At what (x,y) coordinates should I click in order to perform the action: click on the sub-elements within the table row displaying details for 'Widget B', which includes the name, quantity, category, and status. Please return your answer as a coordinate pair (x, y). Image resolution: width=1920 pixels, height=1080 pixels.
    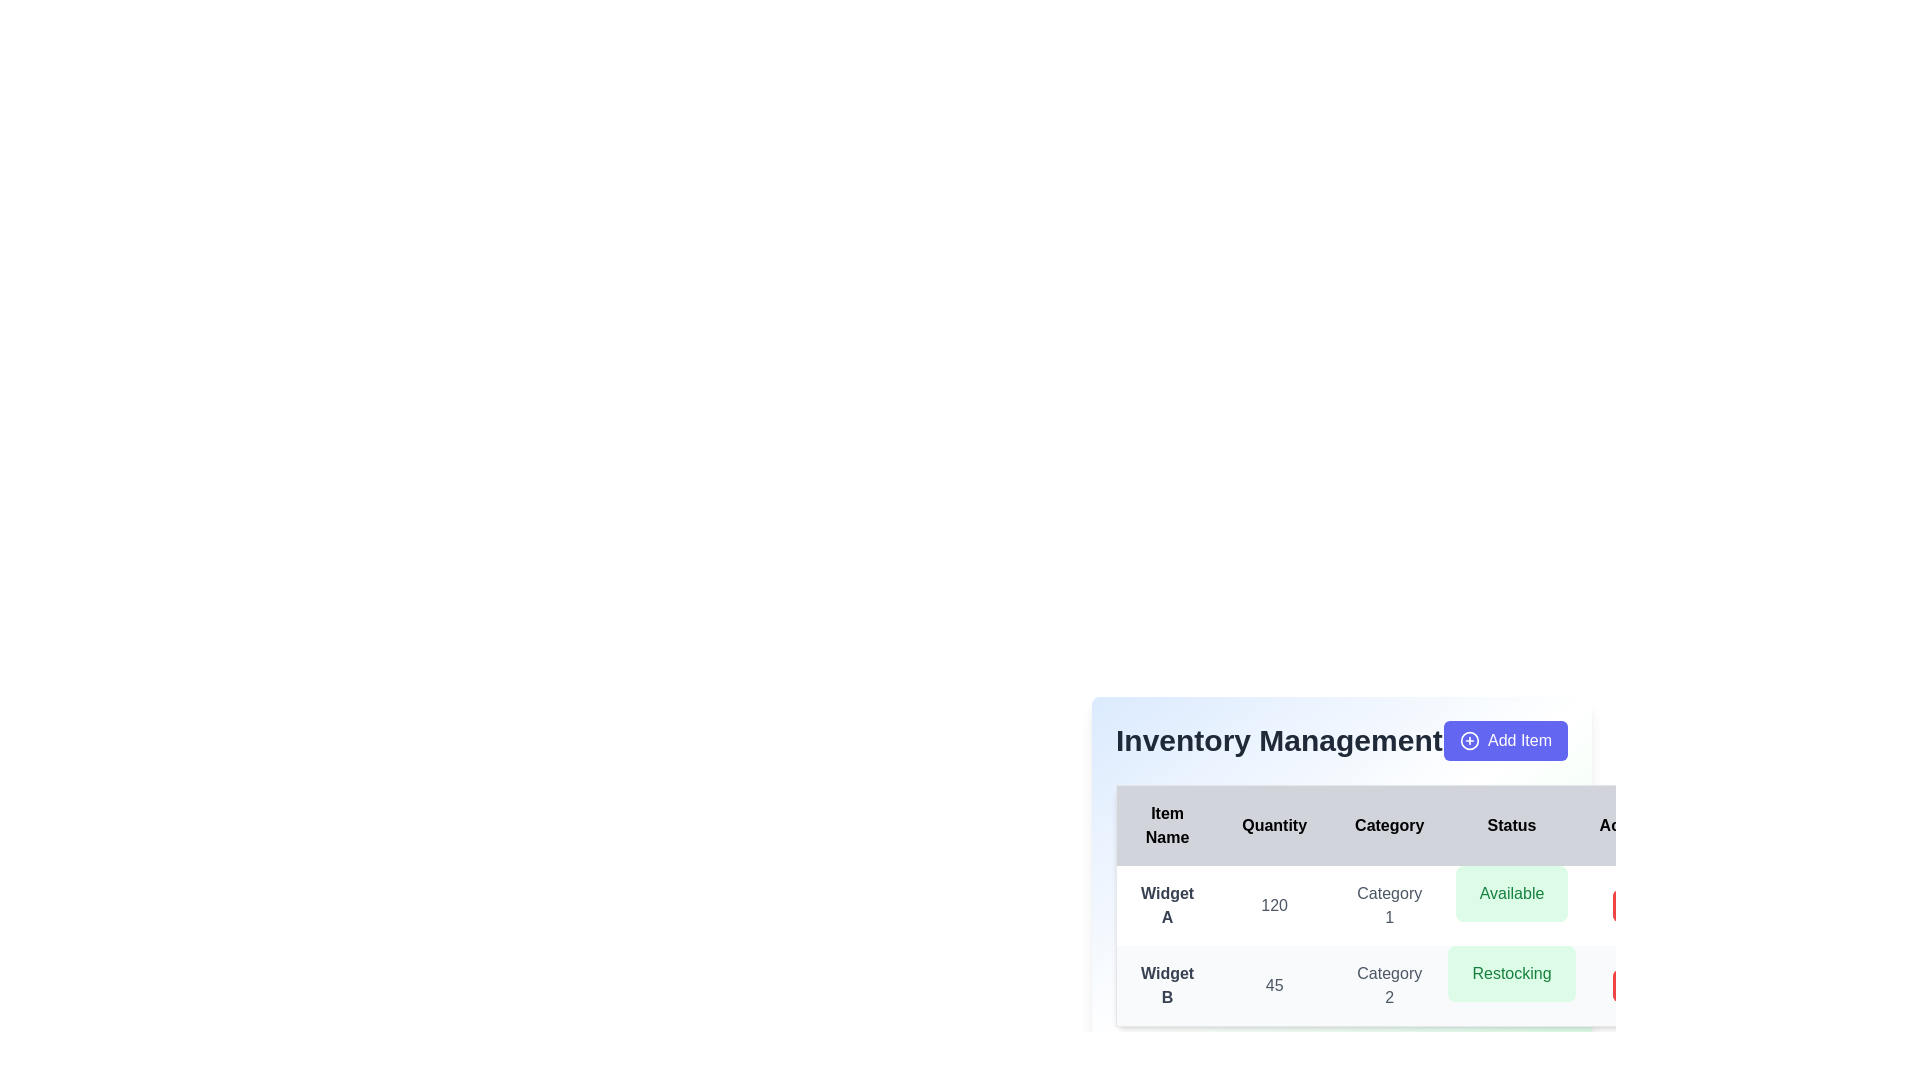
    Looking at the image, I should click on (1398, 945).